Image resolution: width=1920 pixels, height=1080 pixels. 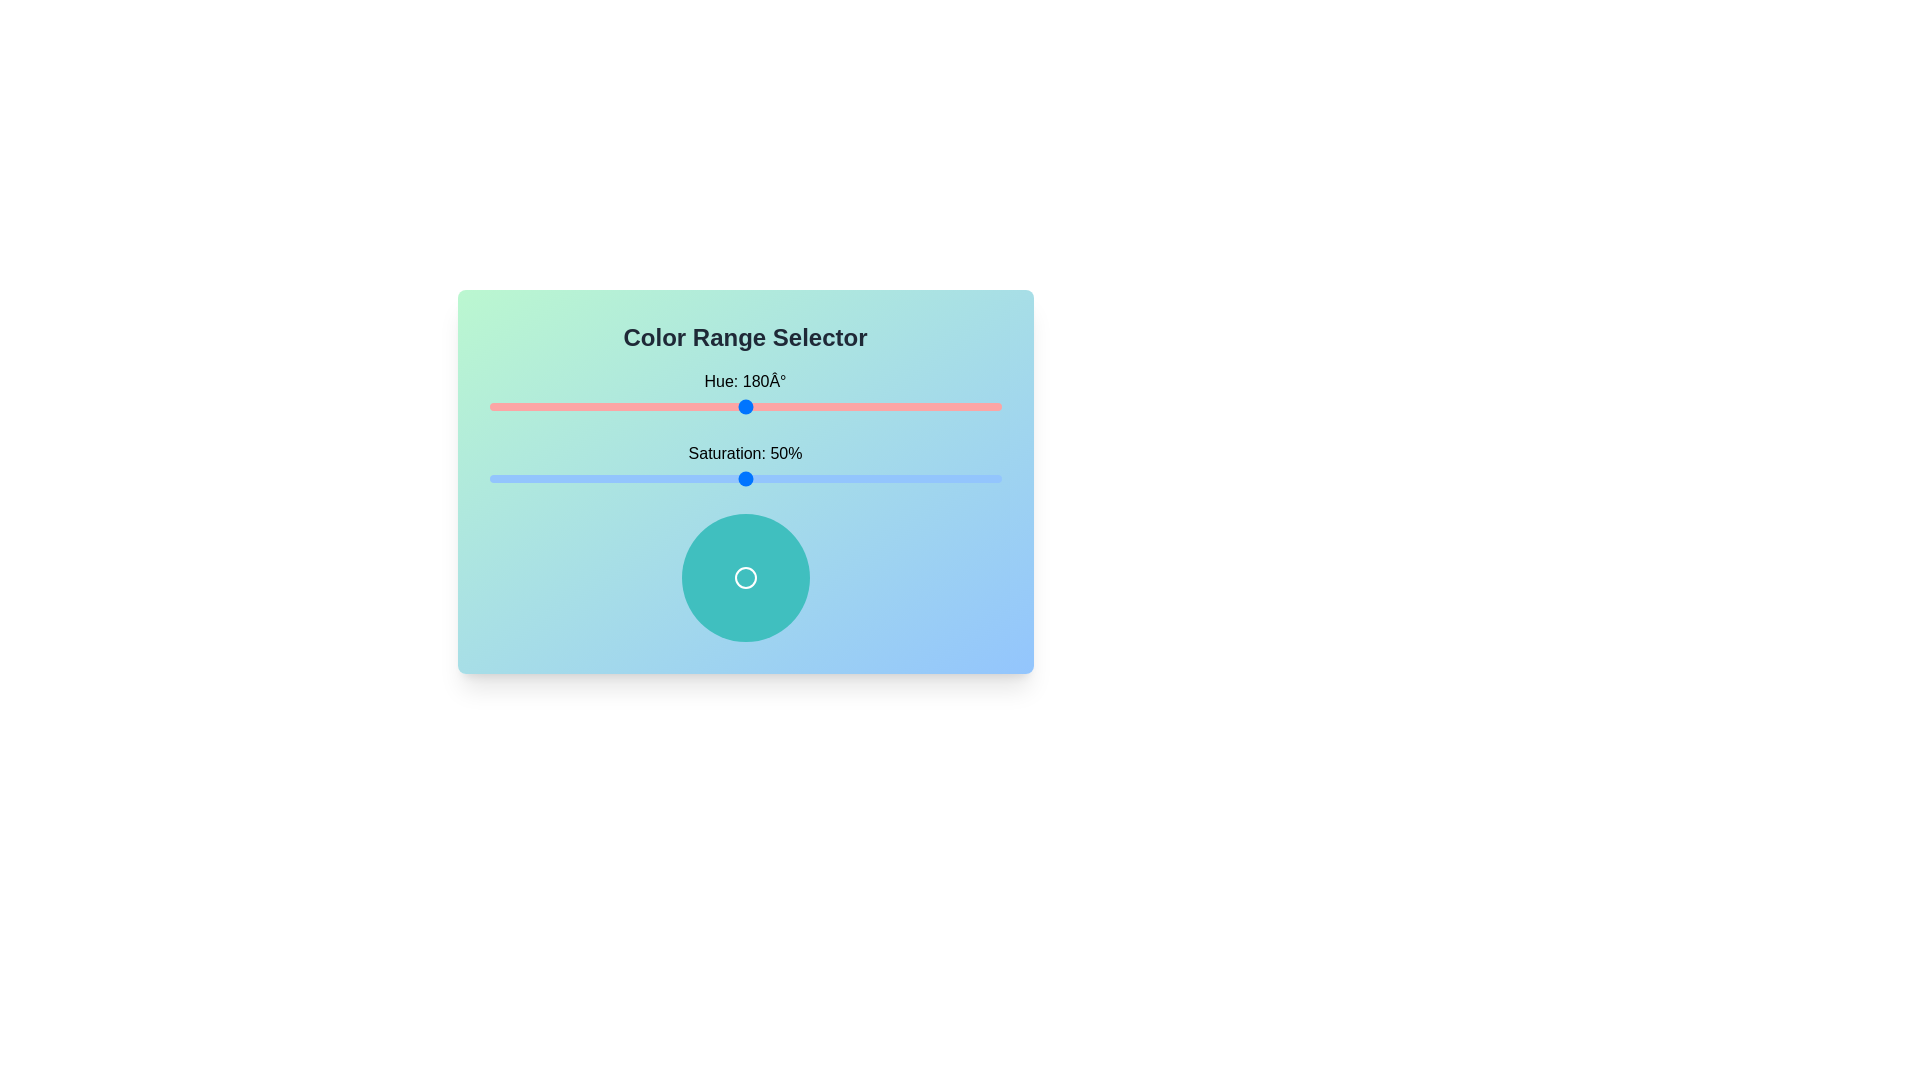 What do you see at coordinates (539, 406) in the screenshot?
I see `the hue slider to set the hue to 35 degrees` at bounding box center [539, 406].